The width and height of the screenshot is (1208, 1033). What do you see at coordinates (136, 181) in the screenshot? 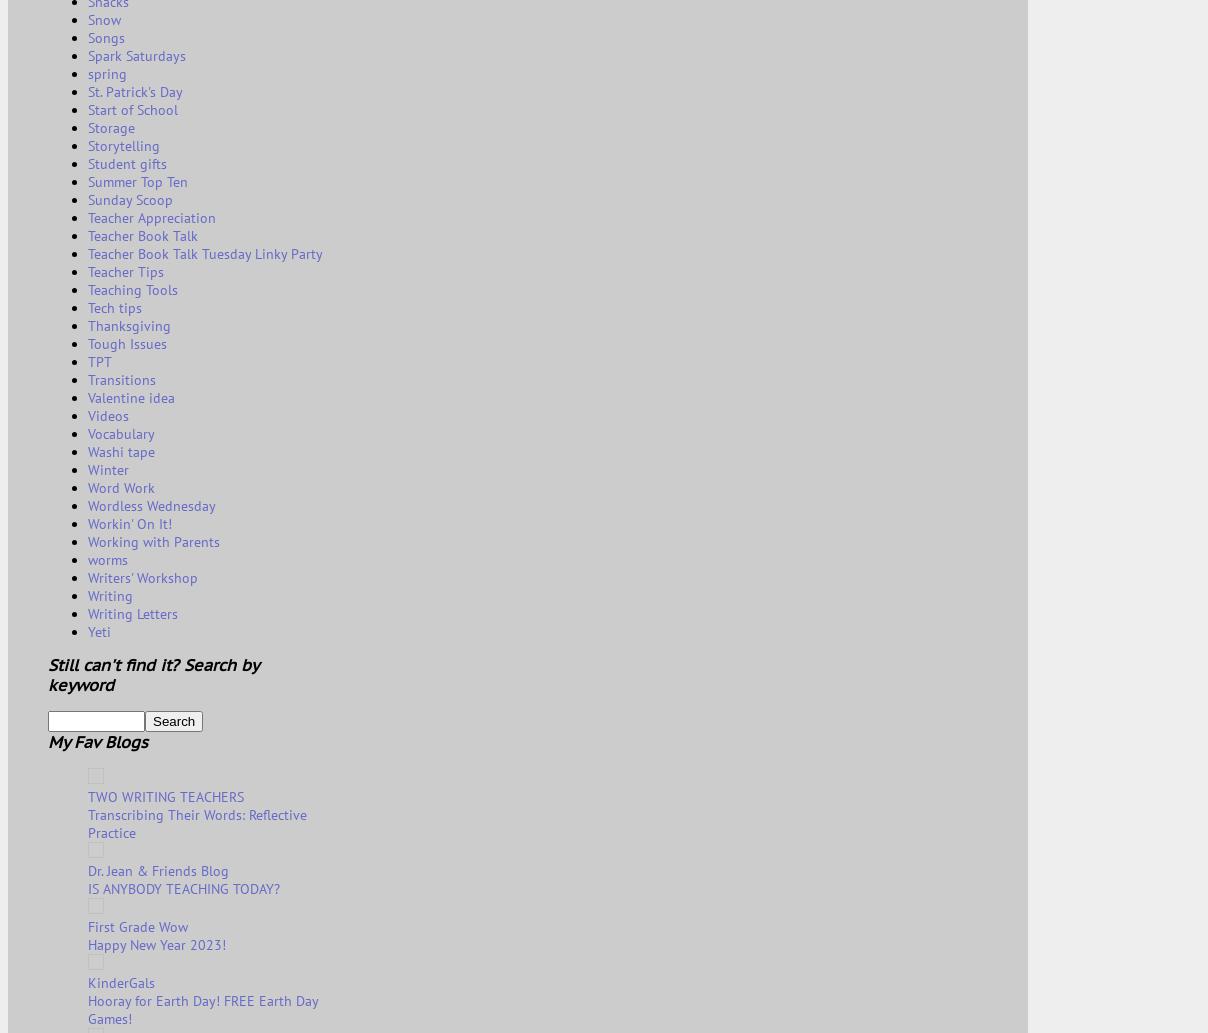
I see `'Summer Top Ten'` at bounding box center [136, 181].